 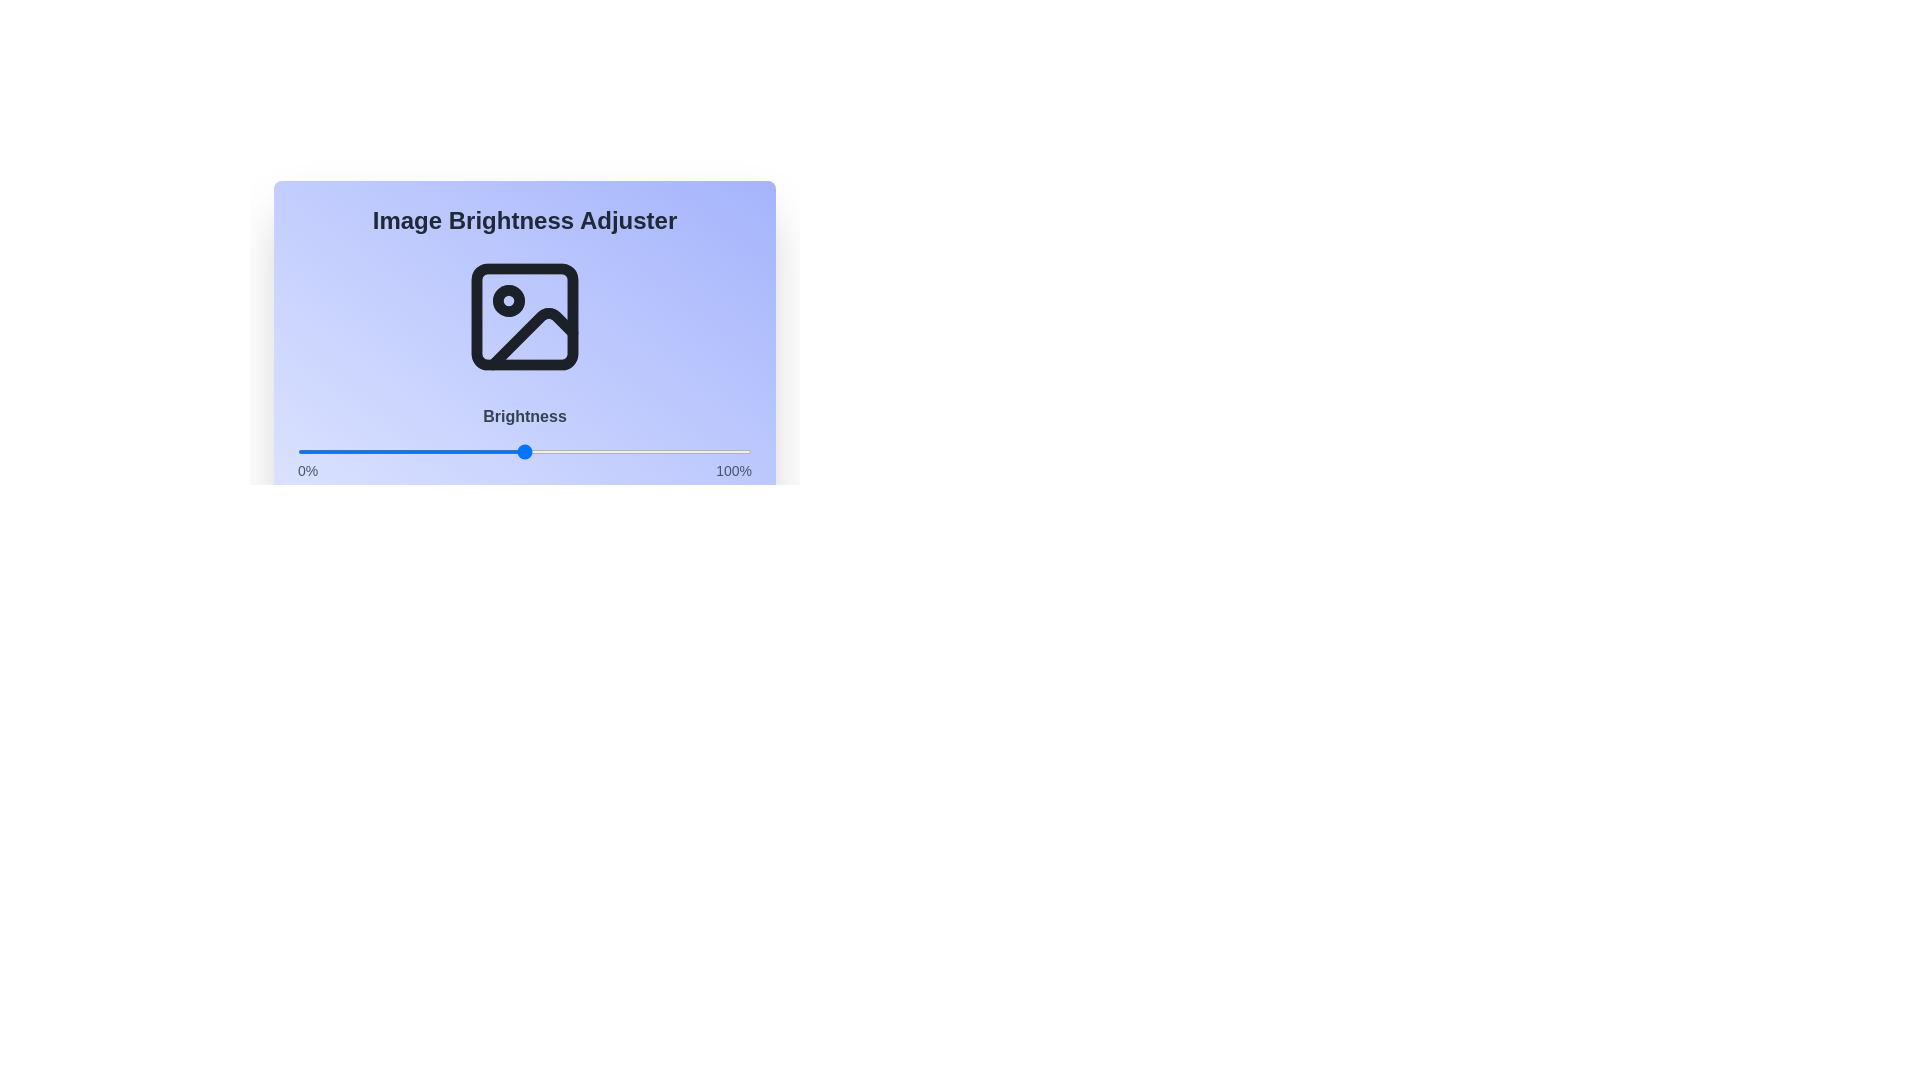 What do you see at coordinates (397, 451) in the screenshot?
I see `the brightness slider to 22%` at bounding box center [397, 451].